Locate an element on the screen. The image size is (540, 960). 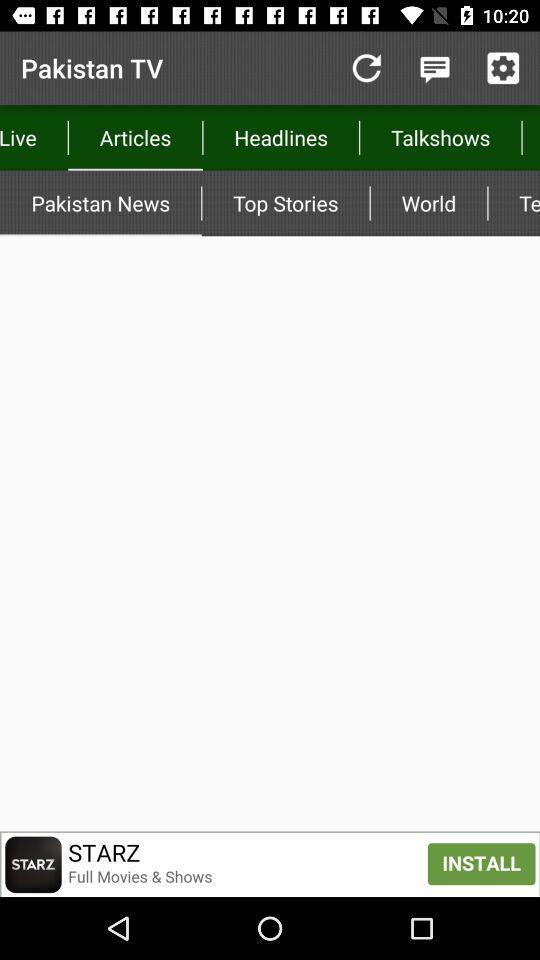
the item to the left of top stories icon is located at coordinates (99, 203).